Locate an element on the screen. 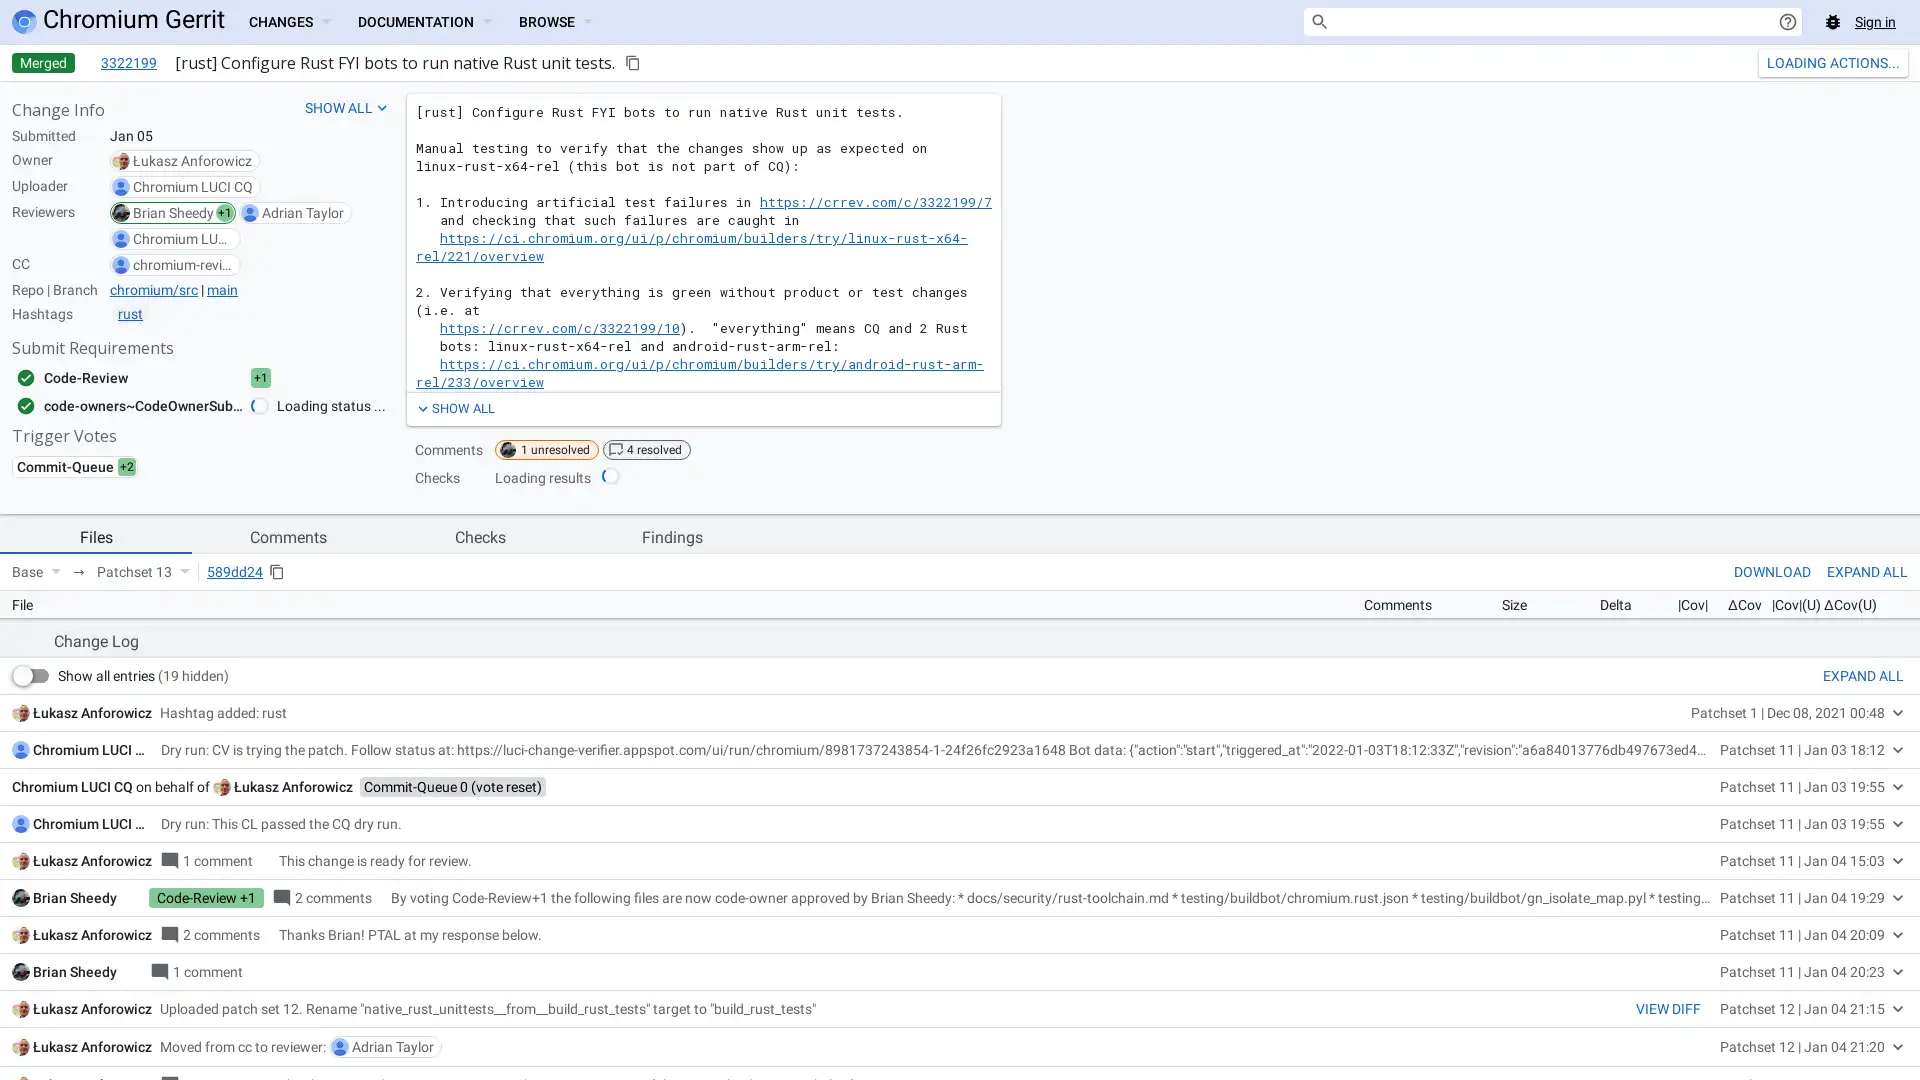 This screenshot has width=1920, height=1080. Adrian Taylor is located at coordinates (301, 212).